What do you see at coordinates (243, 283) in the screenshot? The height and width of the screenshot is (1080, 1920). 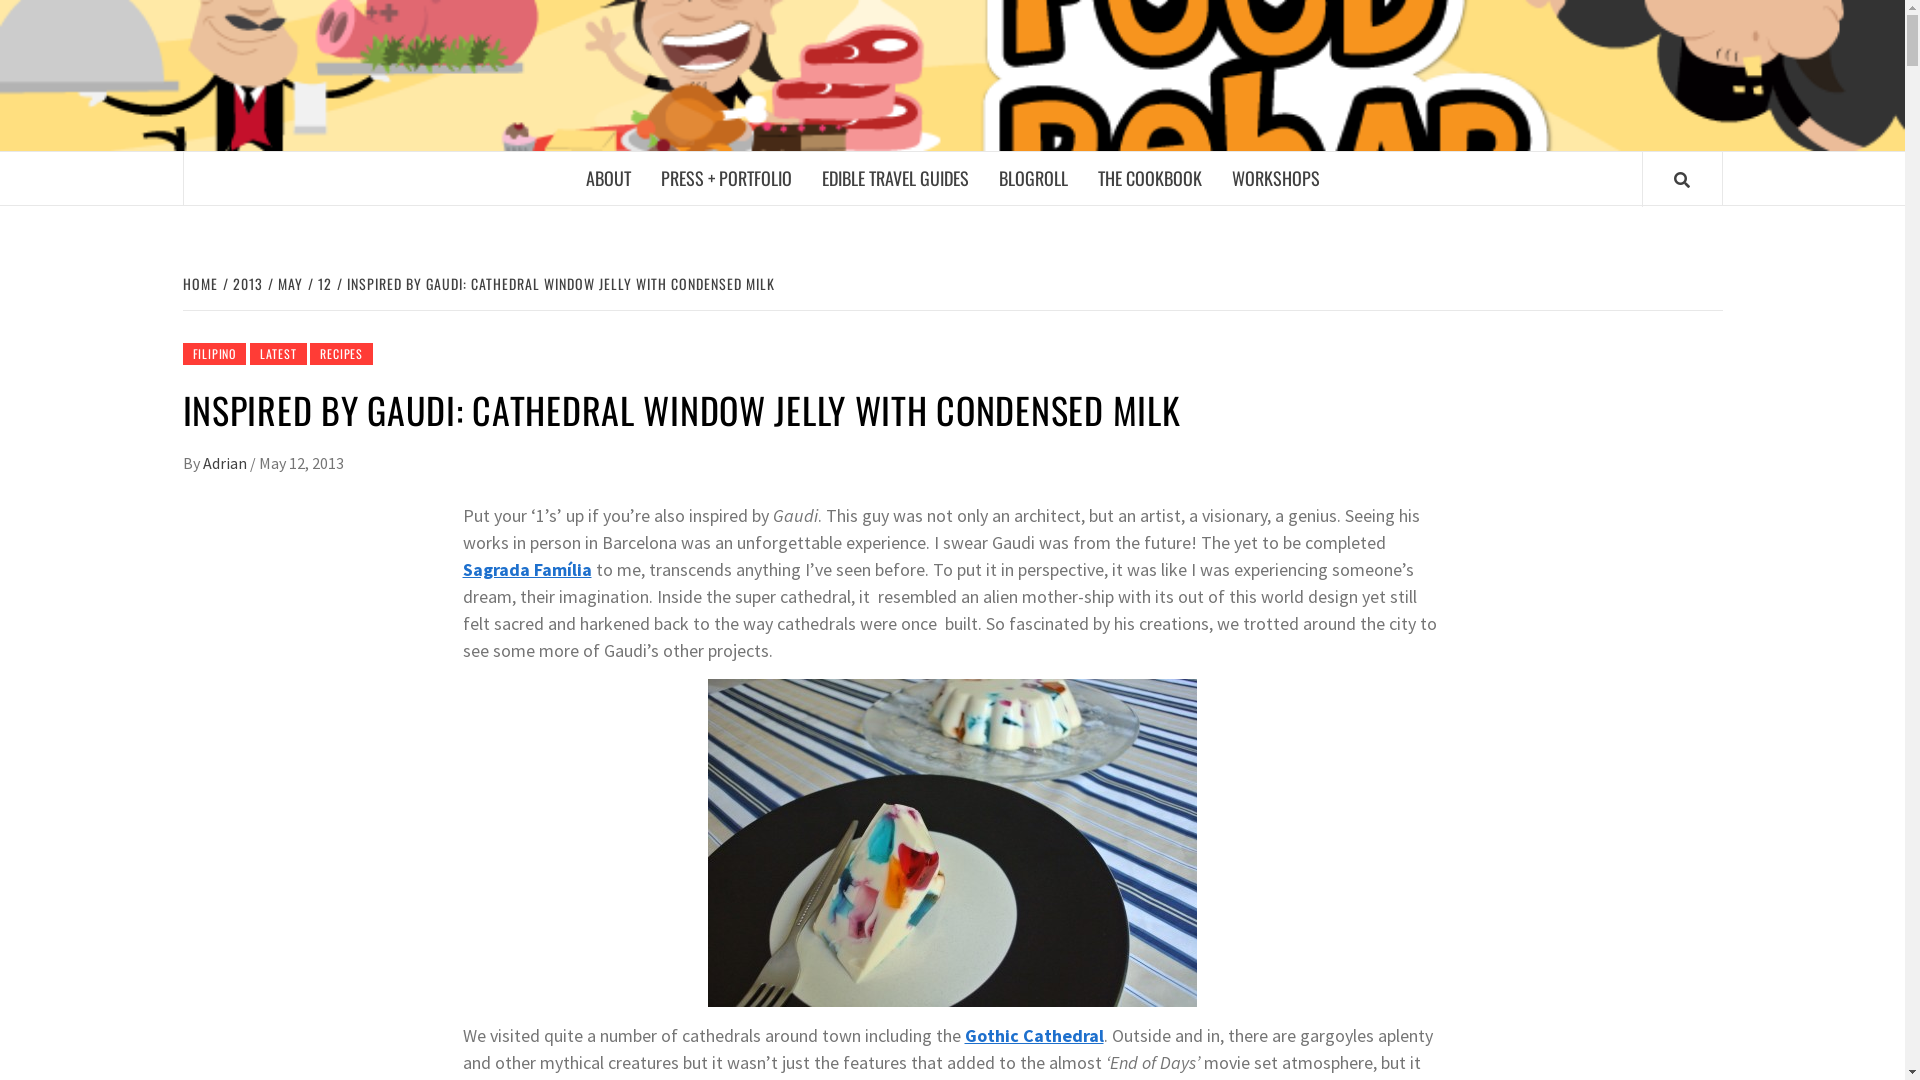 I see `'2013'` at bounding box center [243, 283].